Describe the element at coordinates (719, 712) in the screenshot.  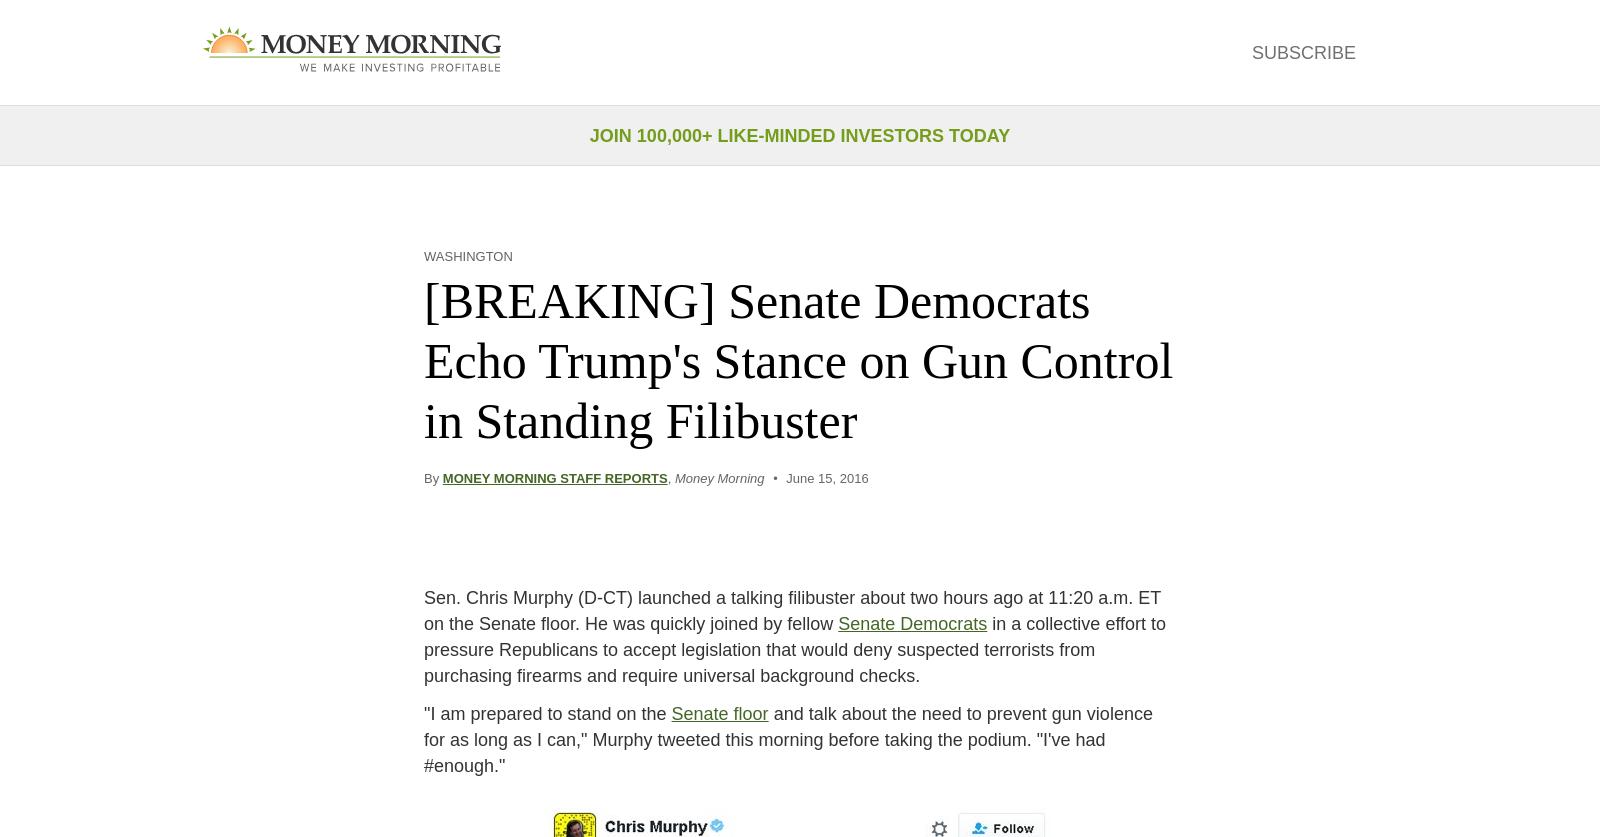
I see `'Senate floor'` at that location.